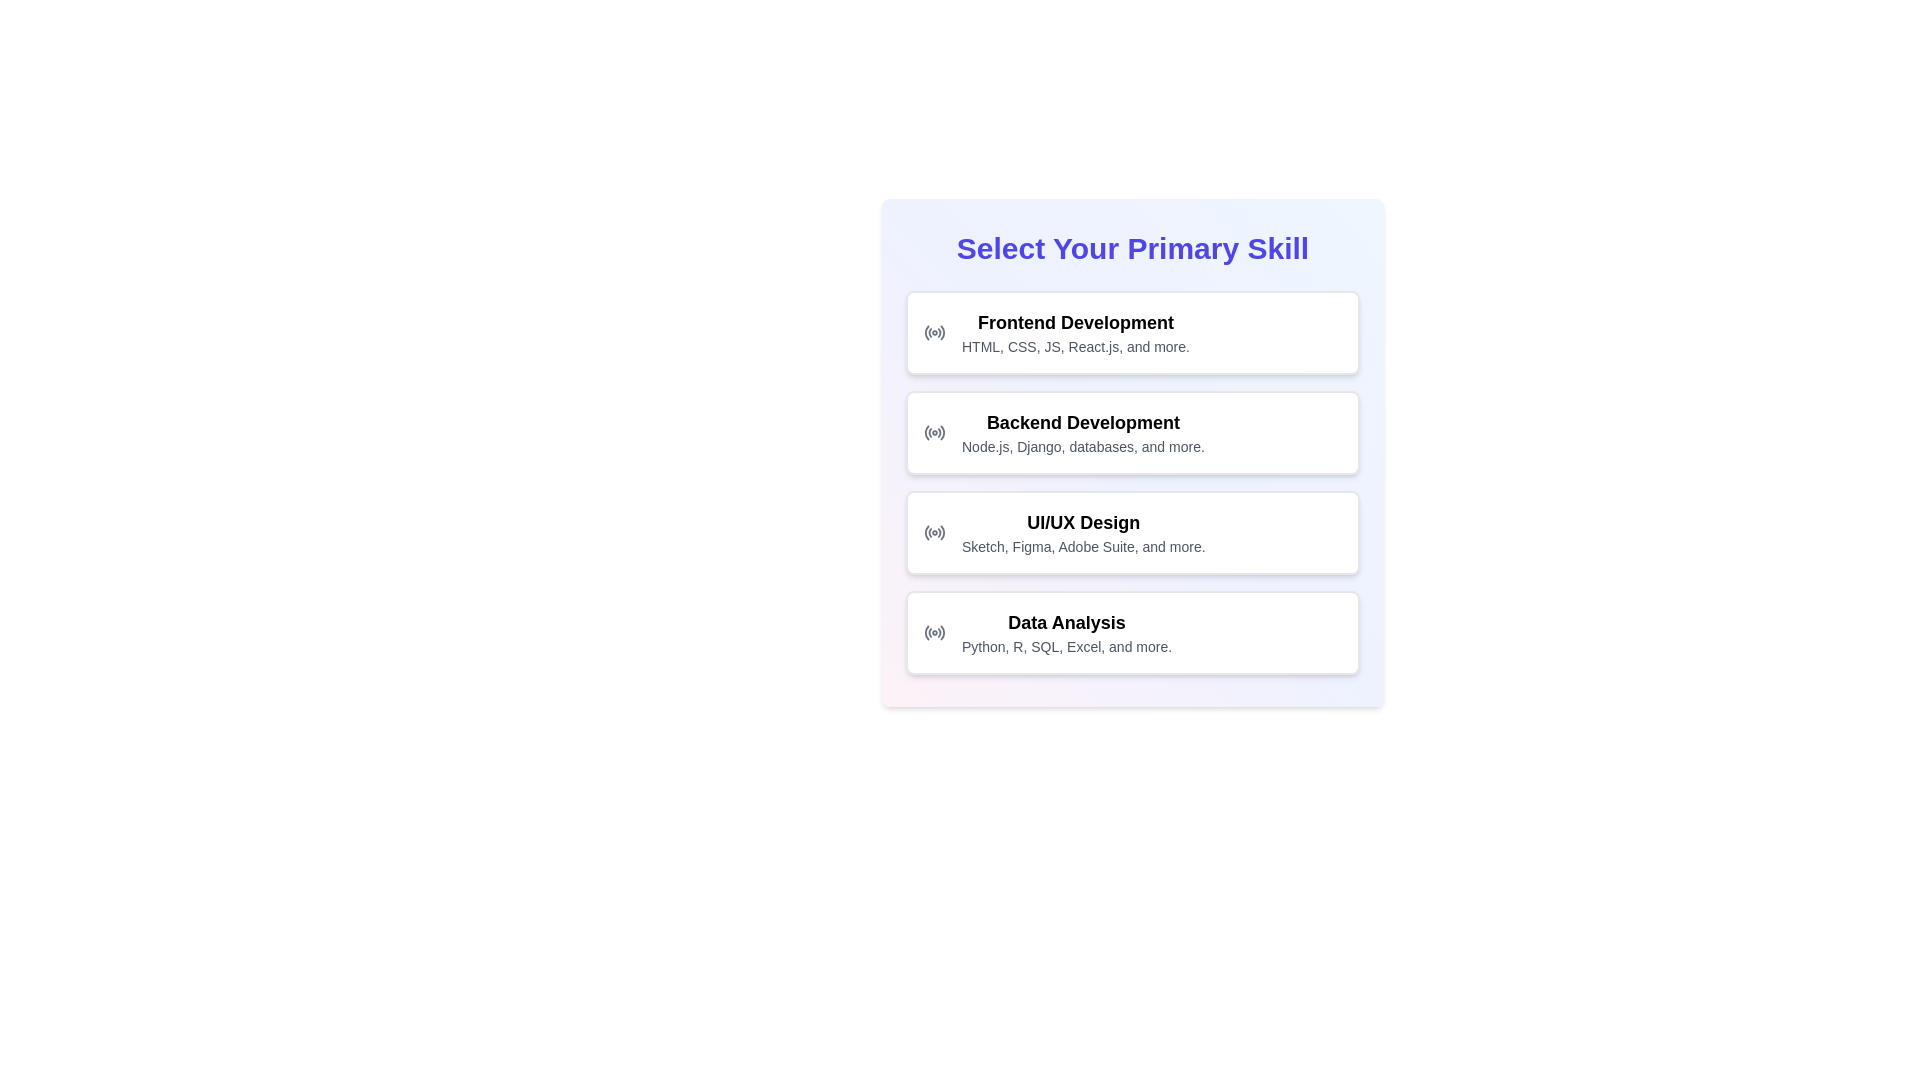 The image size is (1920, 1080). What do you see at coordinates (934, 431) in the screenshot?
I see `the circular icon styled with concentric curves and a center dot, located to the left of the text 'Backend Development'` at bounding box center [934, 431].